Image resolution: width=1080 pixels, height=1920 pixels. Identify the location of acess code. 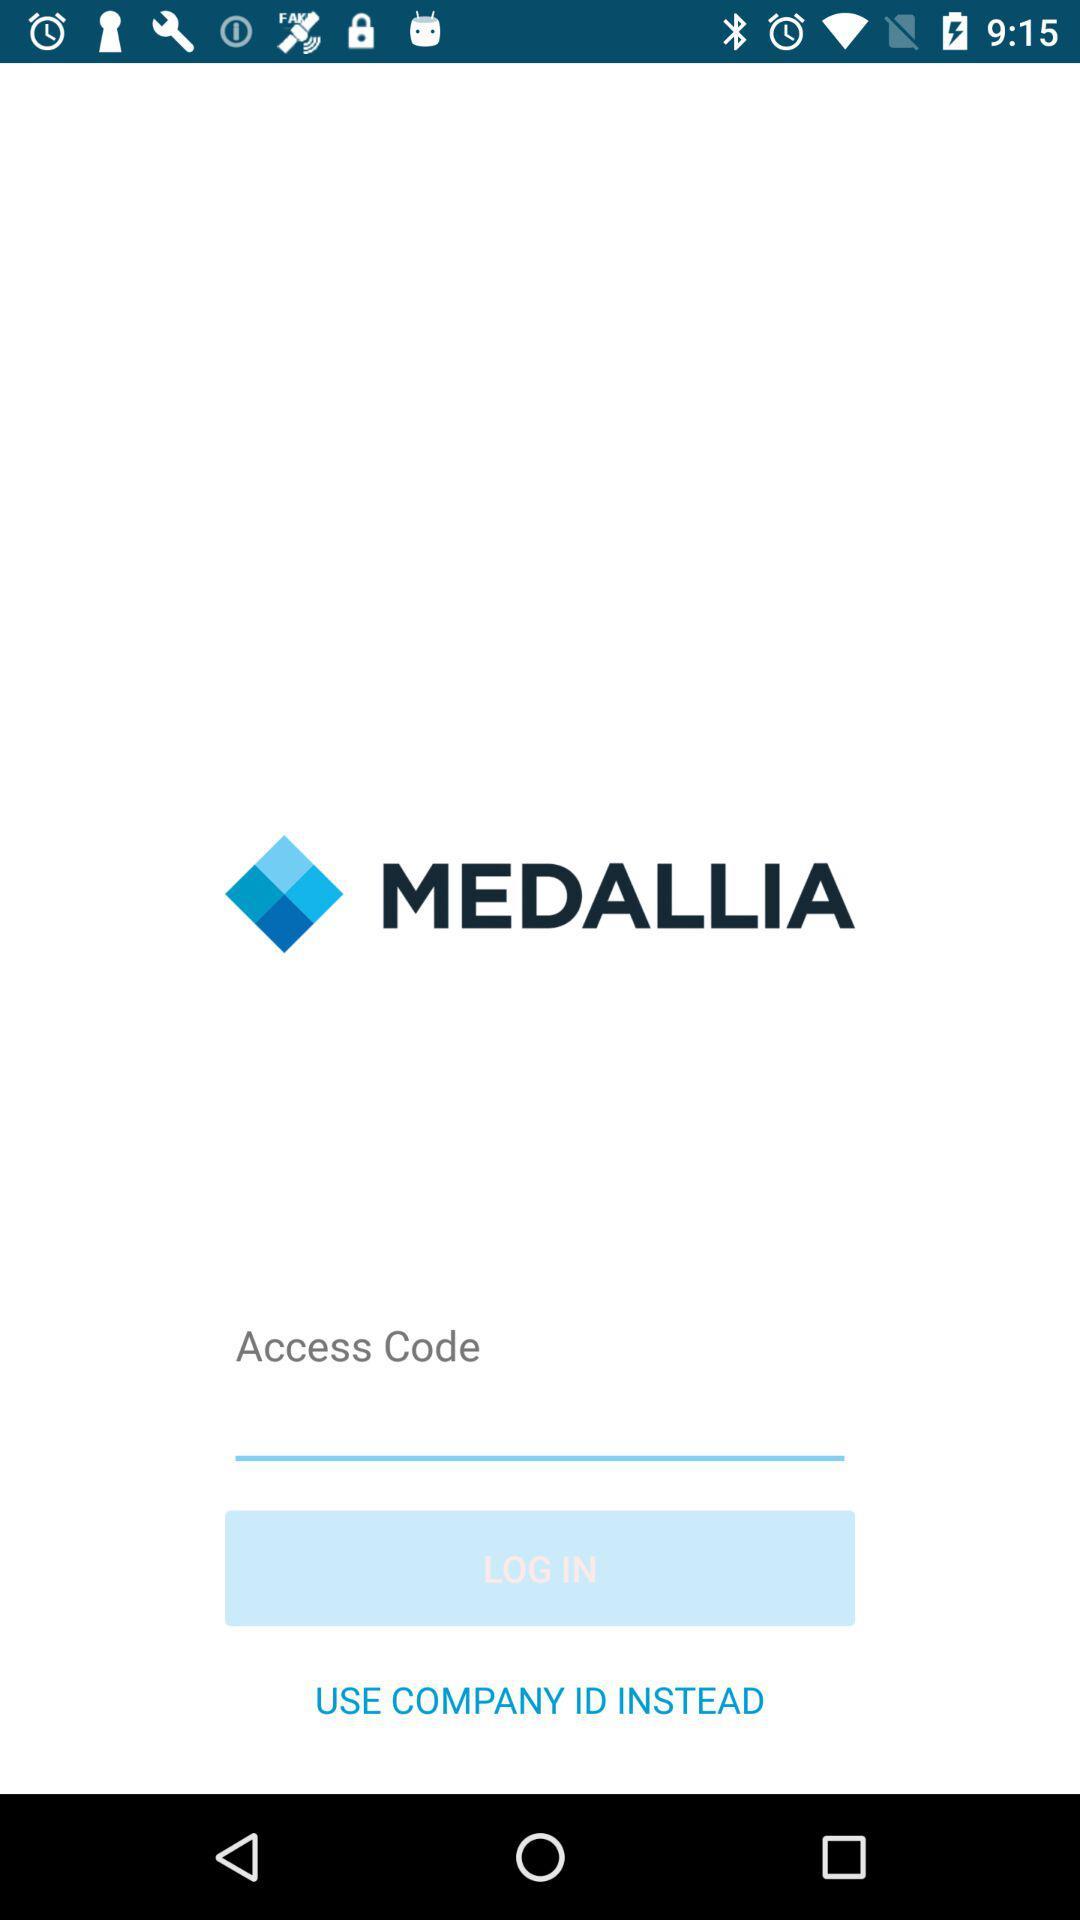
(540, 1418).